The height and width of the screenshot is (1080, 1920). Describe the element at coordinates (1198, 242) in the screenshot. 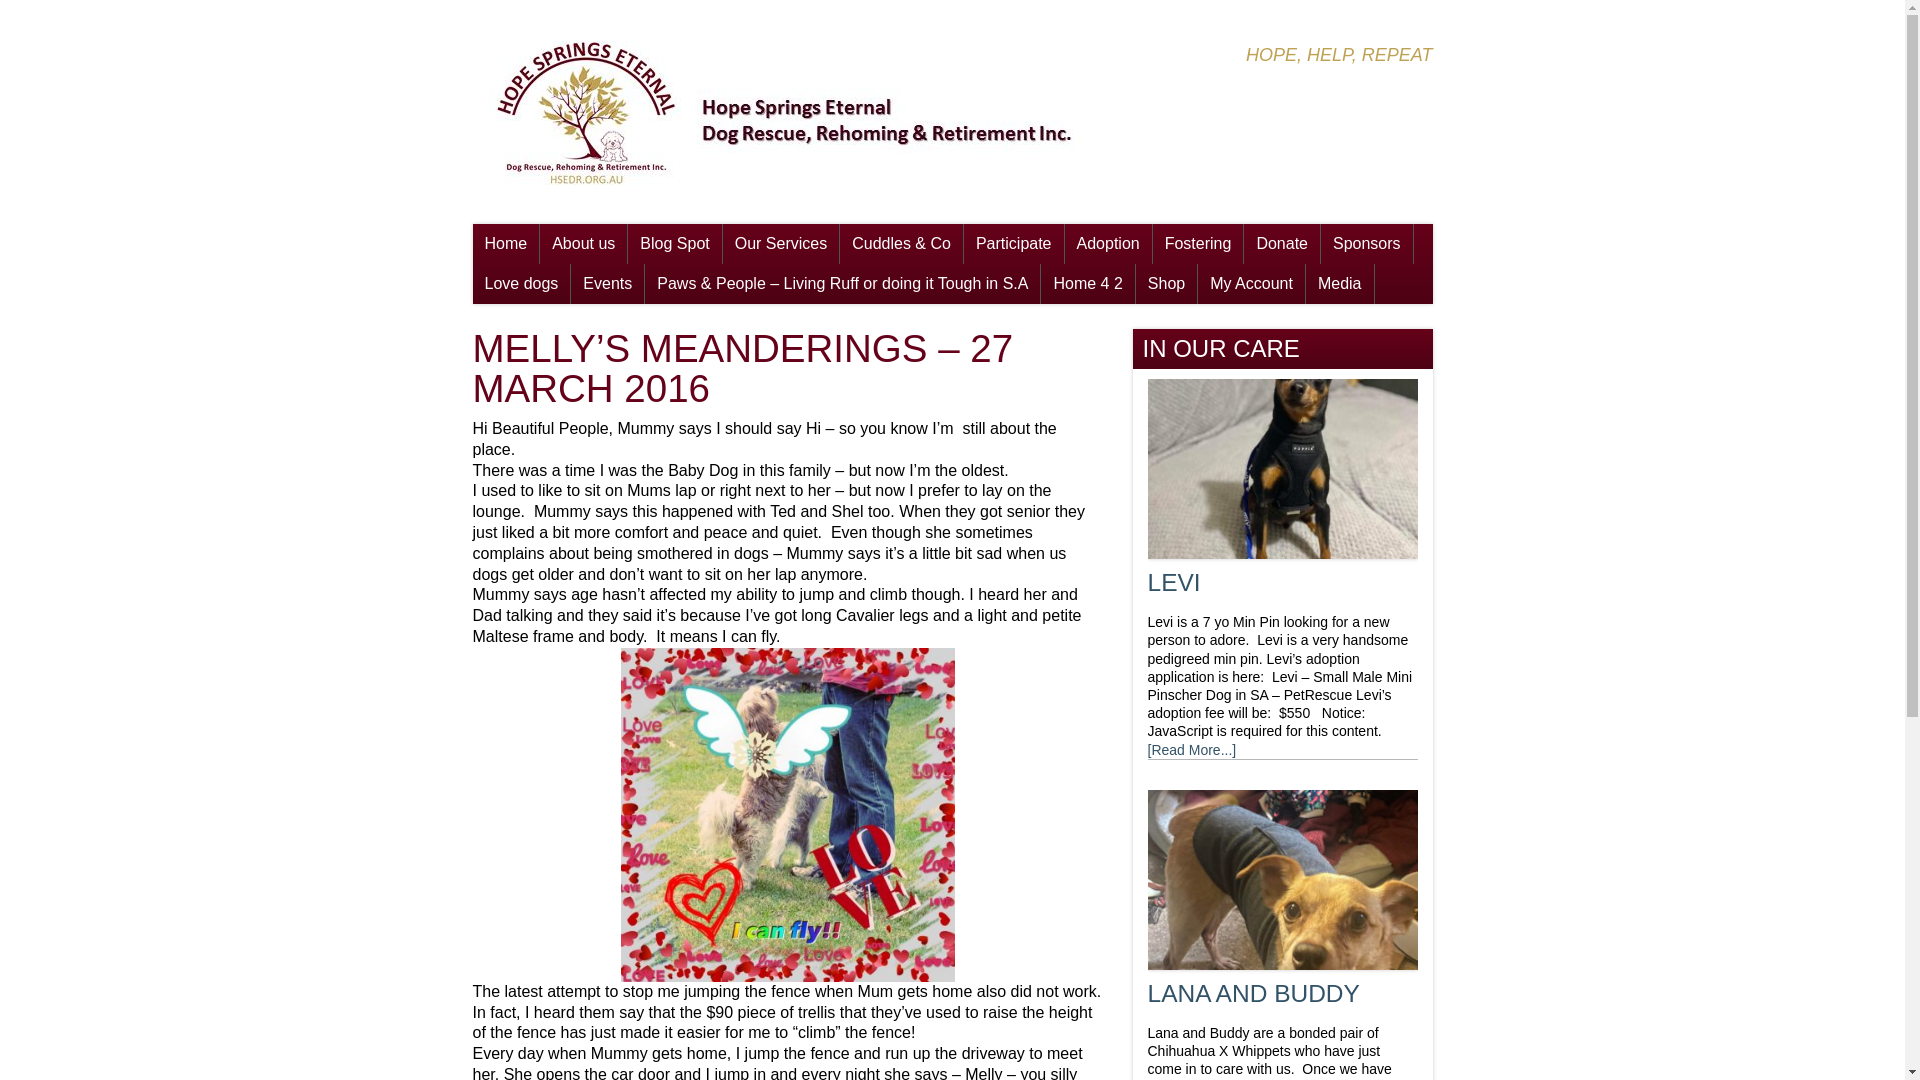

I see `'Fostering'` at that location.